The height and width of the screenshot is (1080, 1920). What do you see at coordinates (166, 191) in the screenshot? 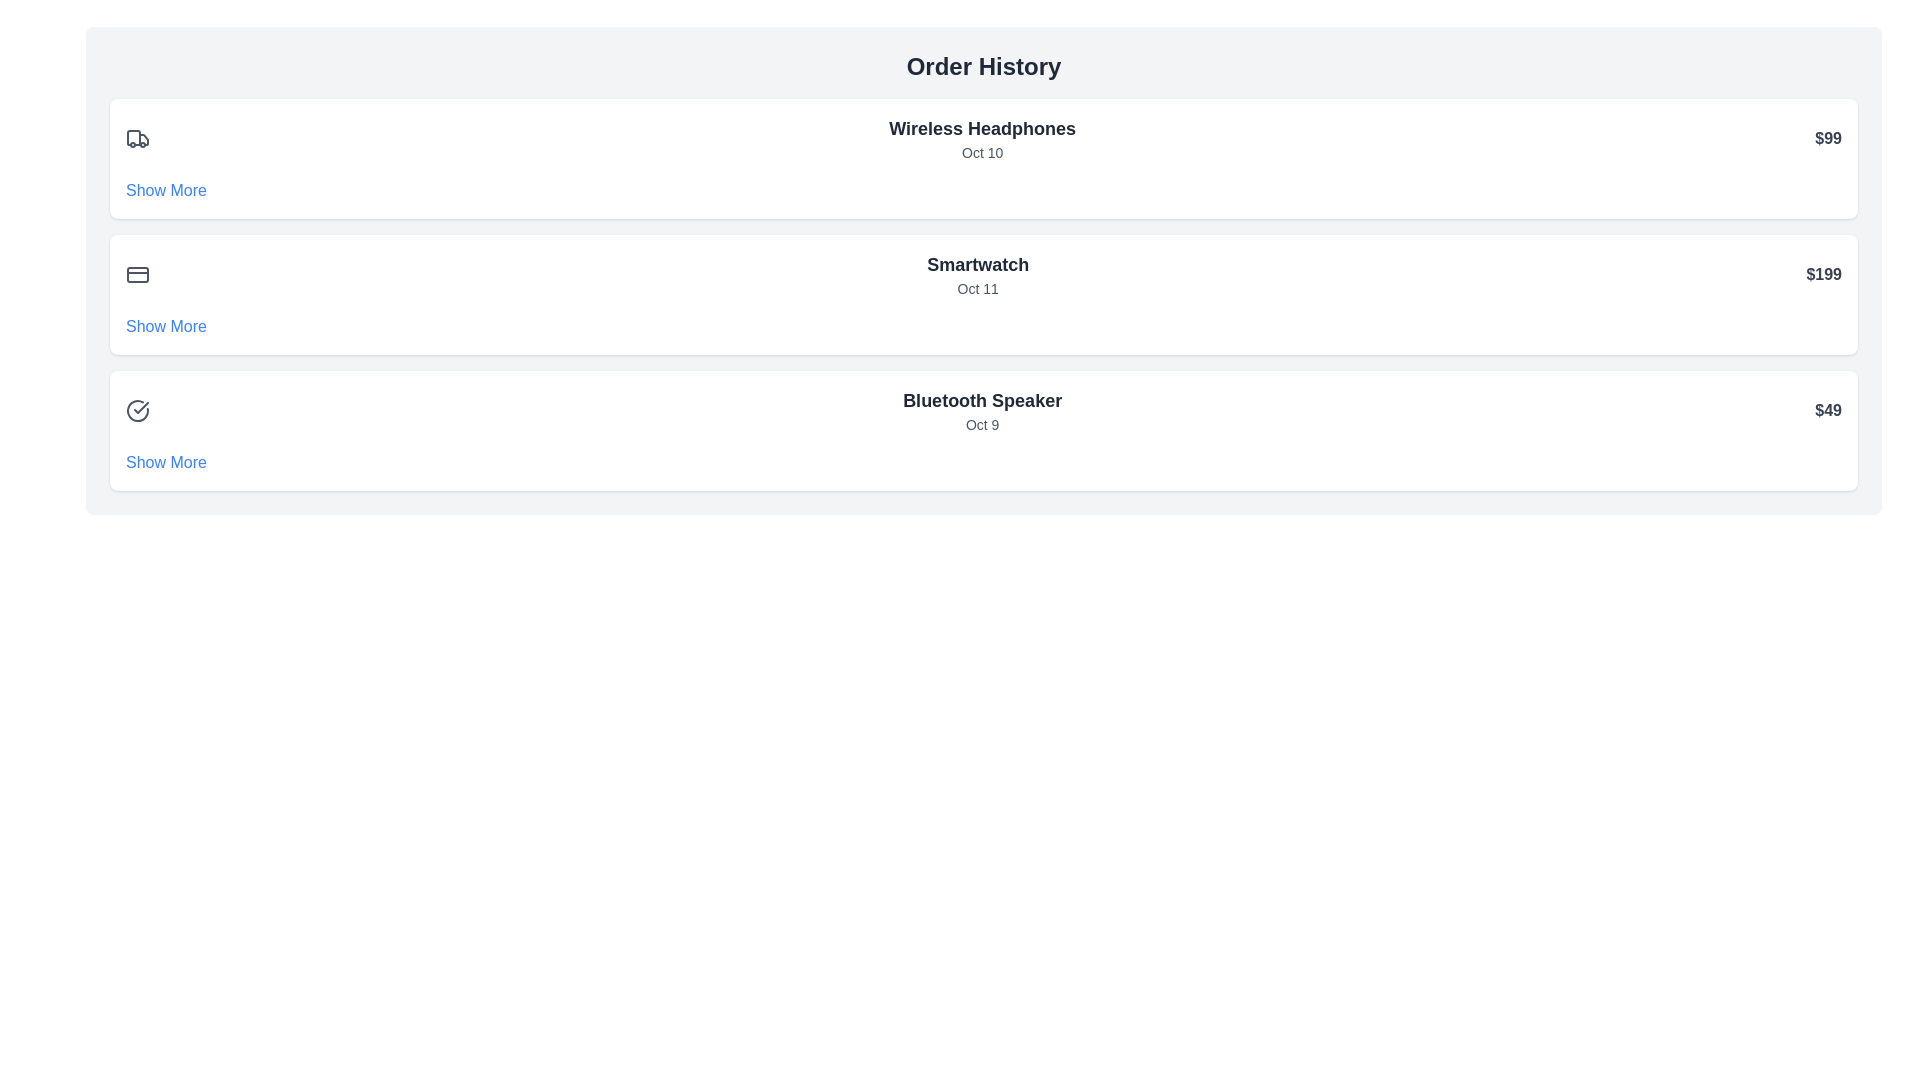
I see `the 'Show More' button displayed in blue font located in the first card under 'Wireless Headphones' to change its color, indicating interactivity` at bounding box center [166, 191].